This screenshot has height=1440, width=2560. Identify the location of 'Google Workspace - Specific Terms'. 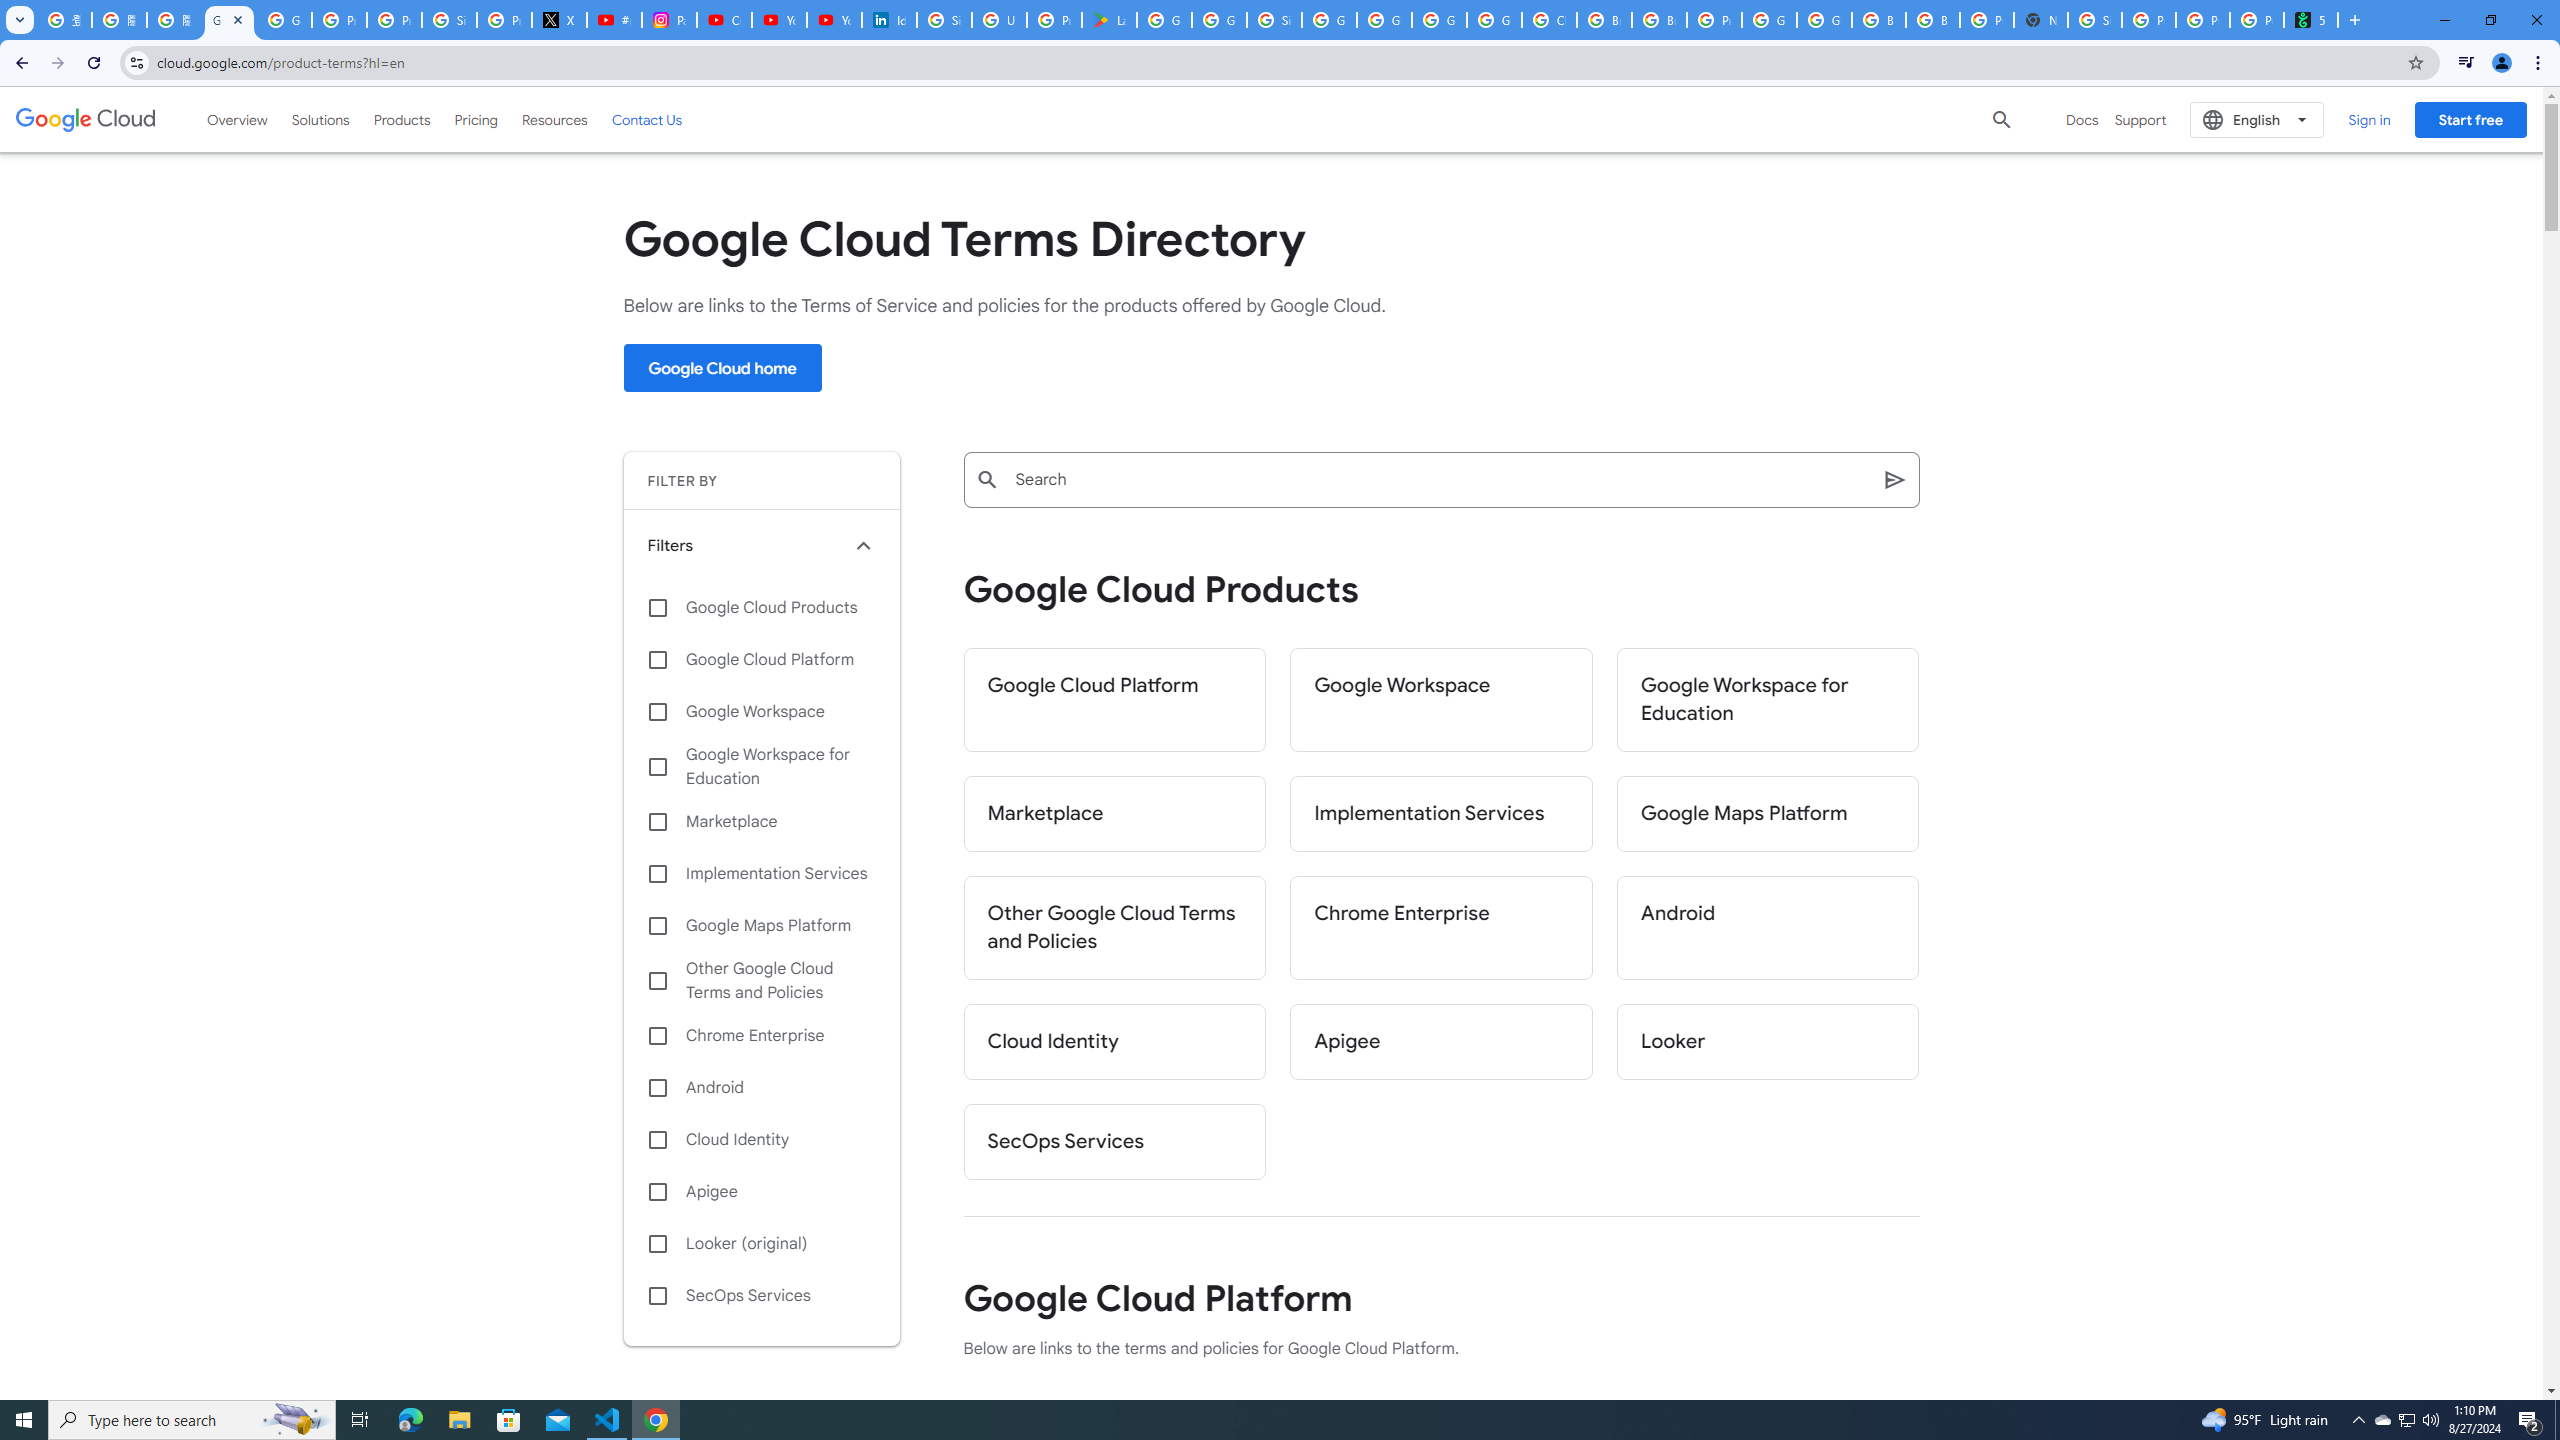
(1218, 19).